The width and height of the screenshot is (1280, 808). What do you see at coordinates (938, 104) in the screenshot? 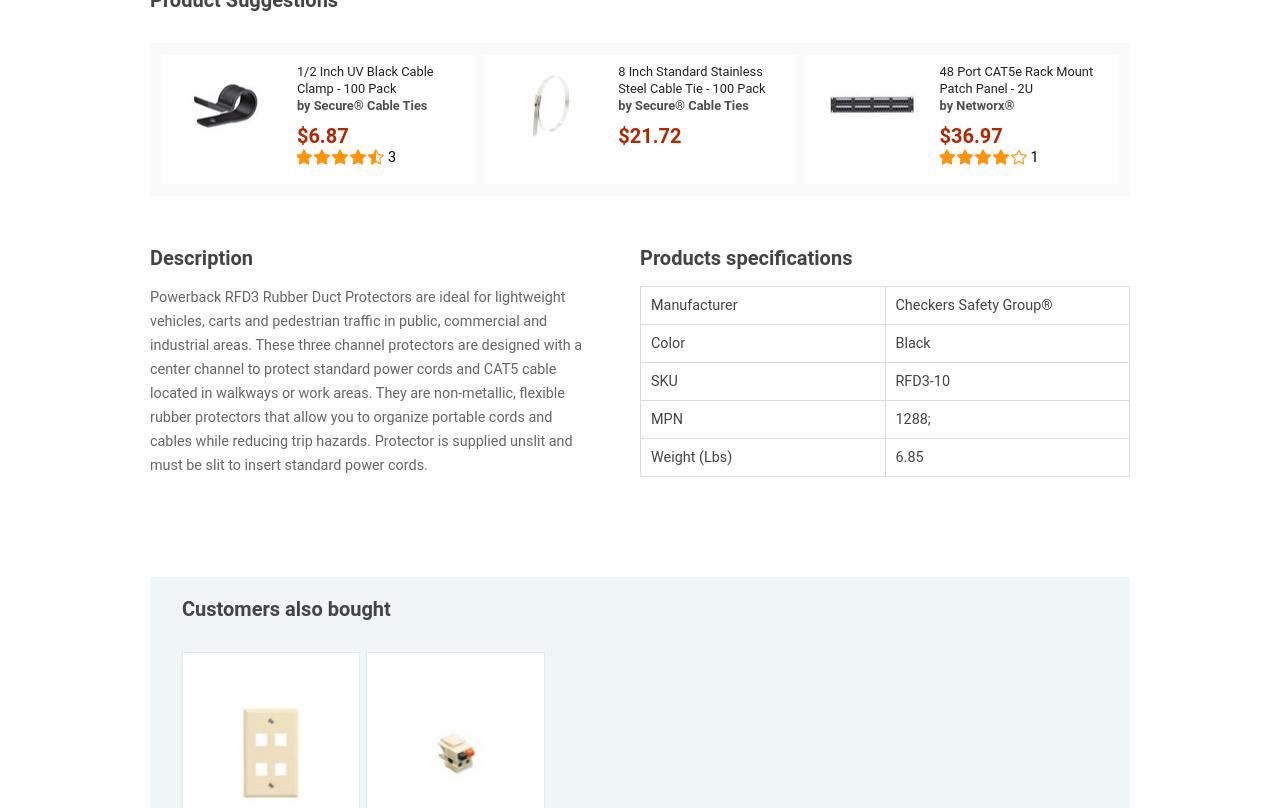
I see `'by Networx®'` at bounding box center [938, 104].